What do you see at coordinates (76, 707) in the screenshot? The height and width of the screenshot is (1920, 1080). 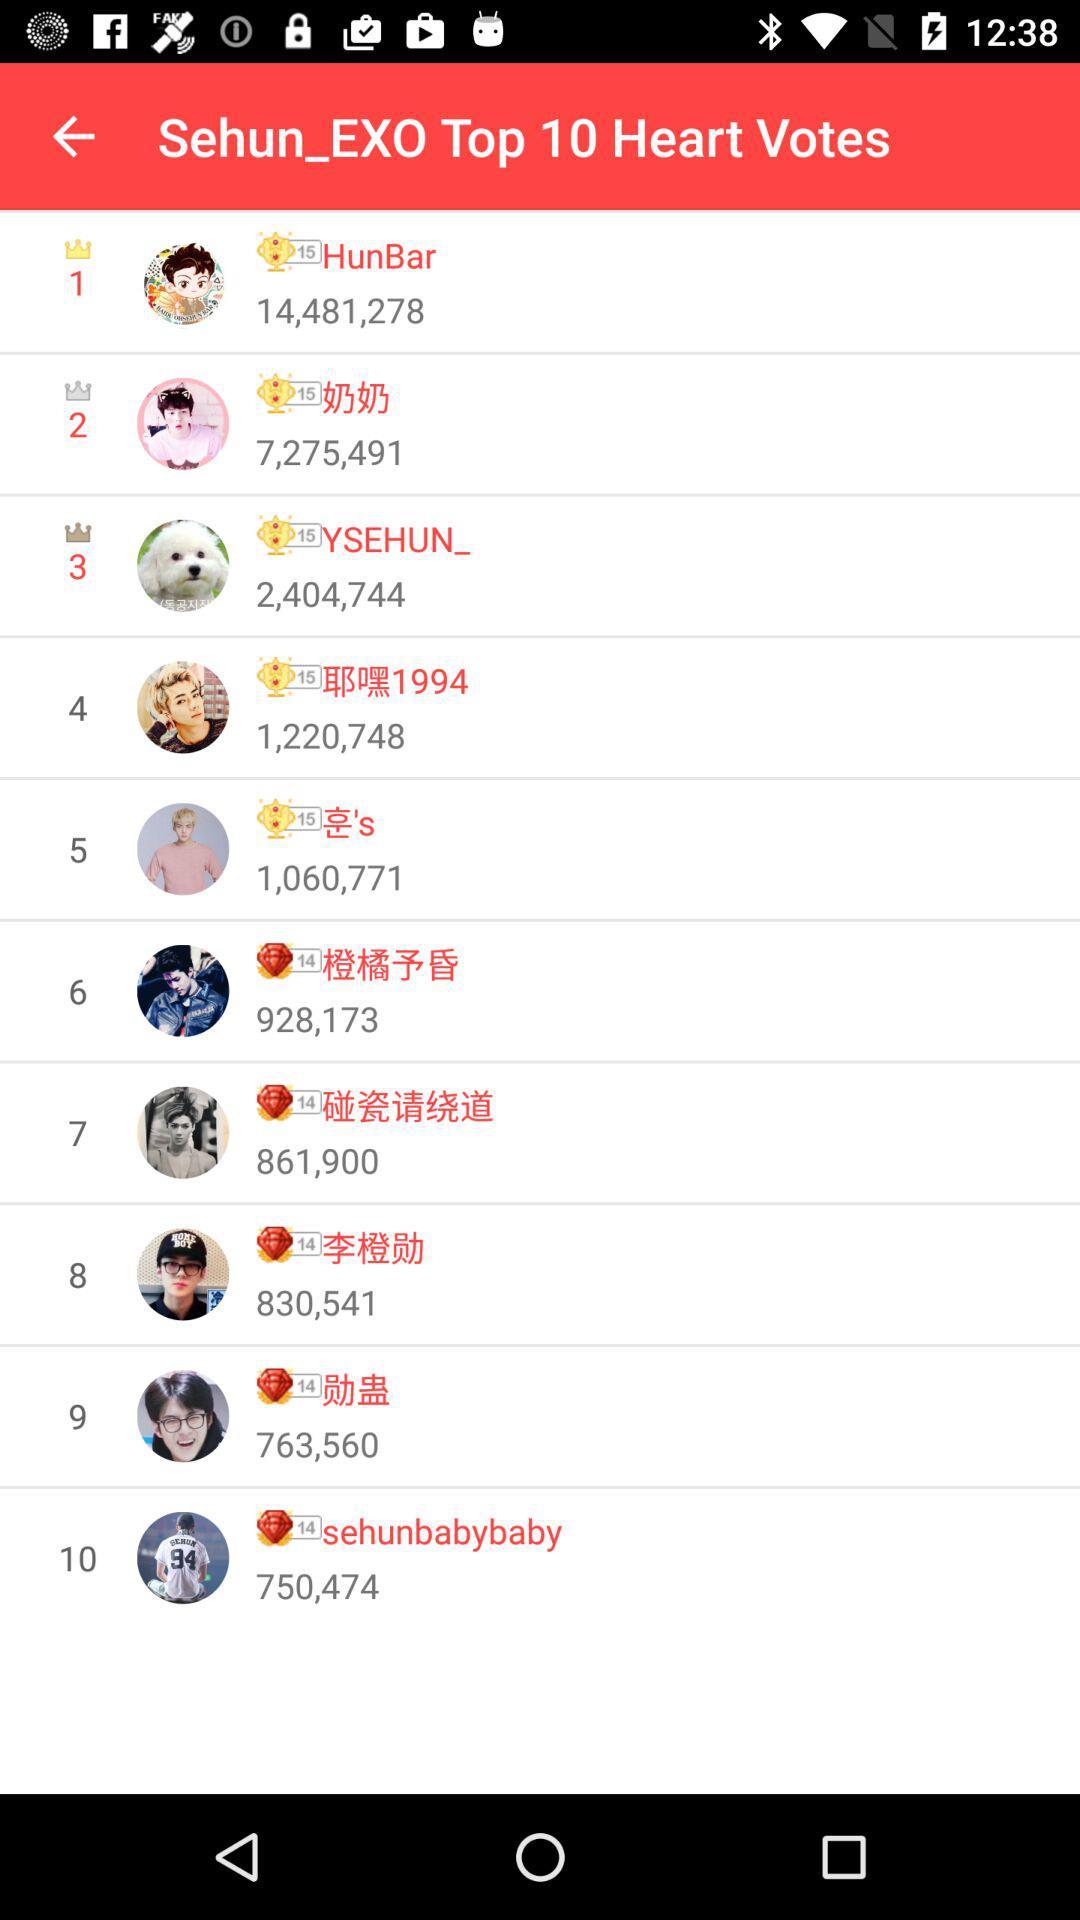 I see `4 item` at bounding box center [76, 707].